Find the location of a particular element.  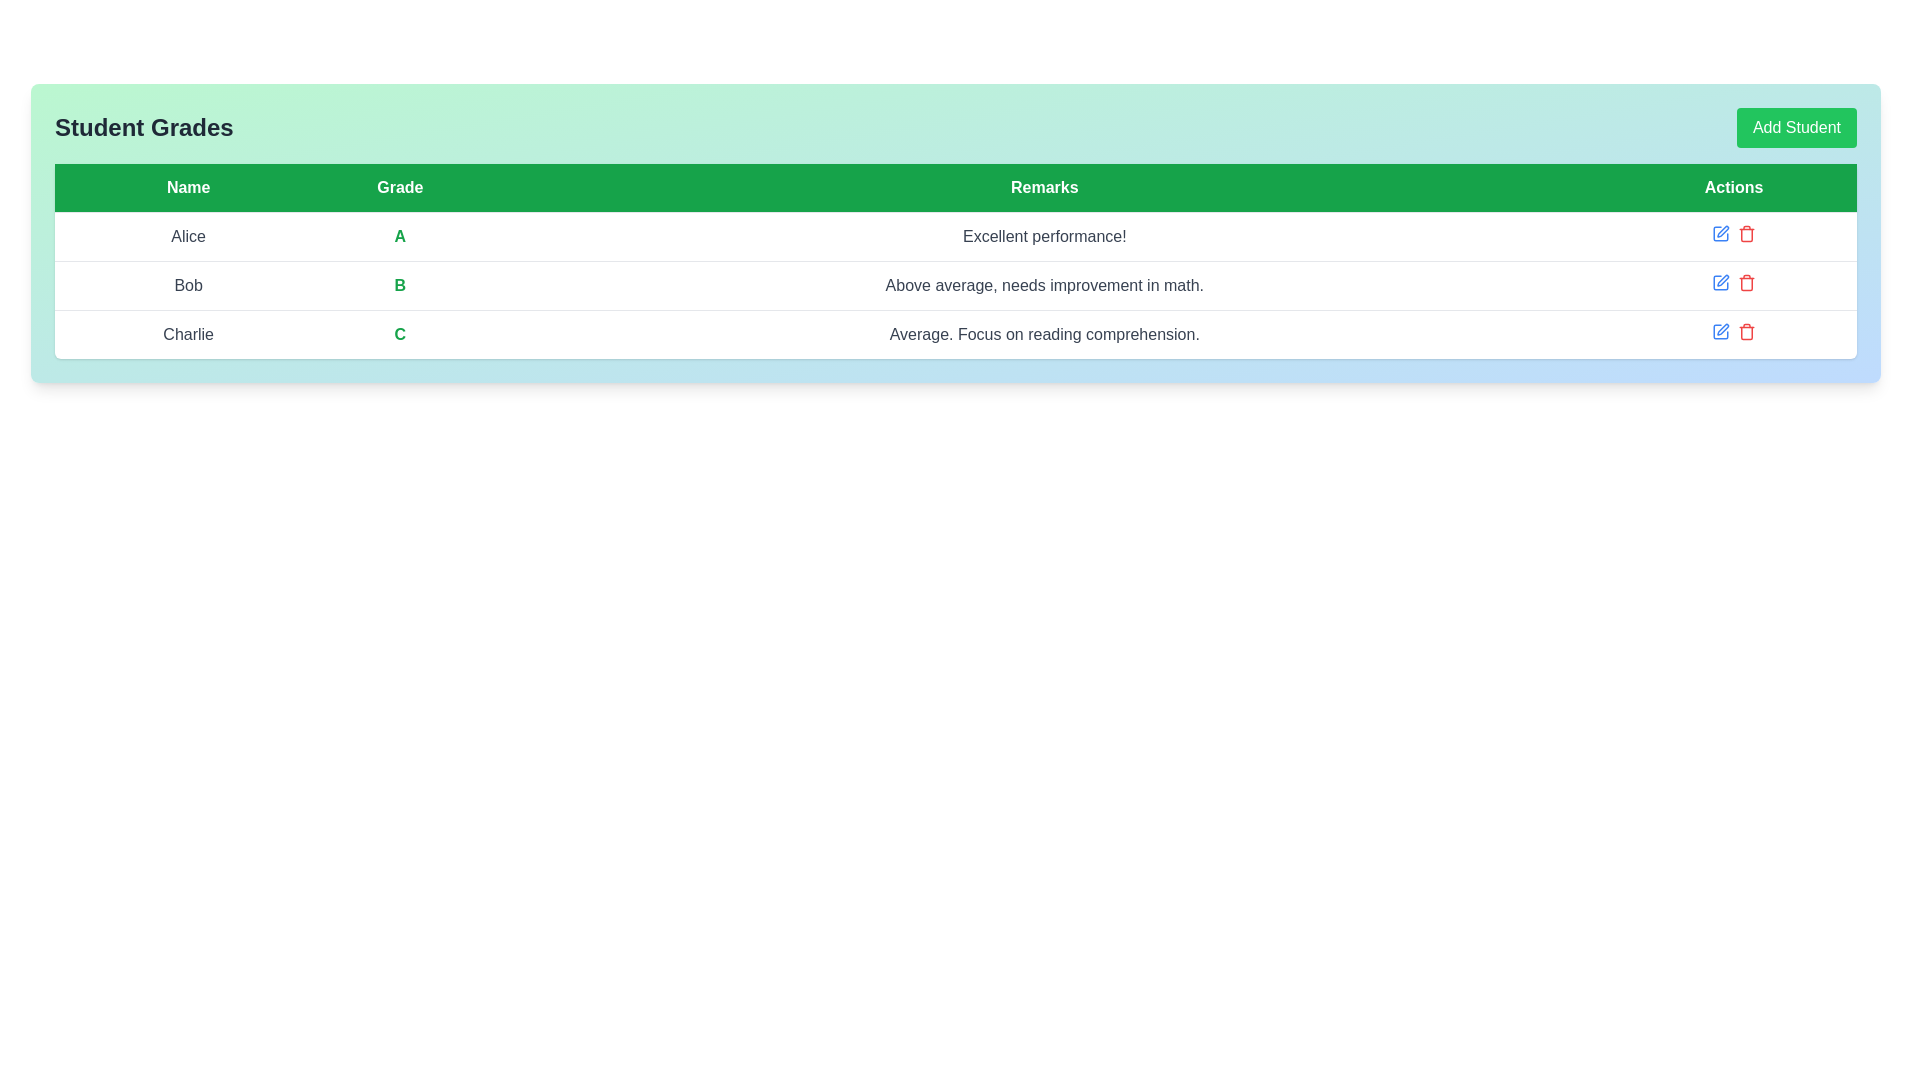

the blue, pencil-shaped 'edit' icon in the Interactive controls group for 'Alice' to modify the data is located at coordinates (1732, 233).